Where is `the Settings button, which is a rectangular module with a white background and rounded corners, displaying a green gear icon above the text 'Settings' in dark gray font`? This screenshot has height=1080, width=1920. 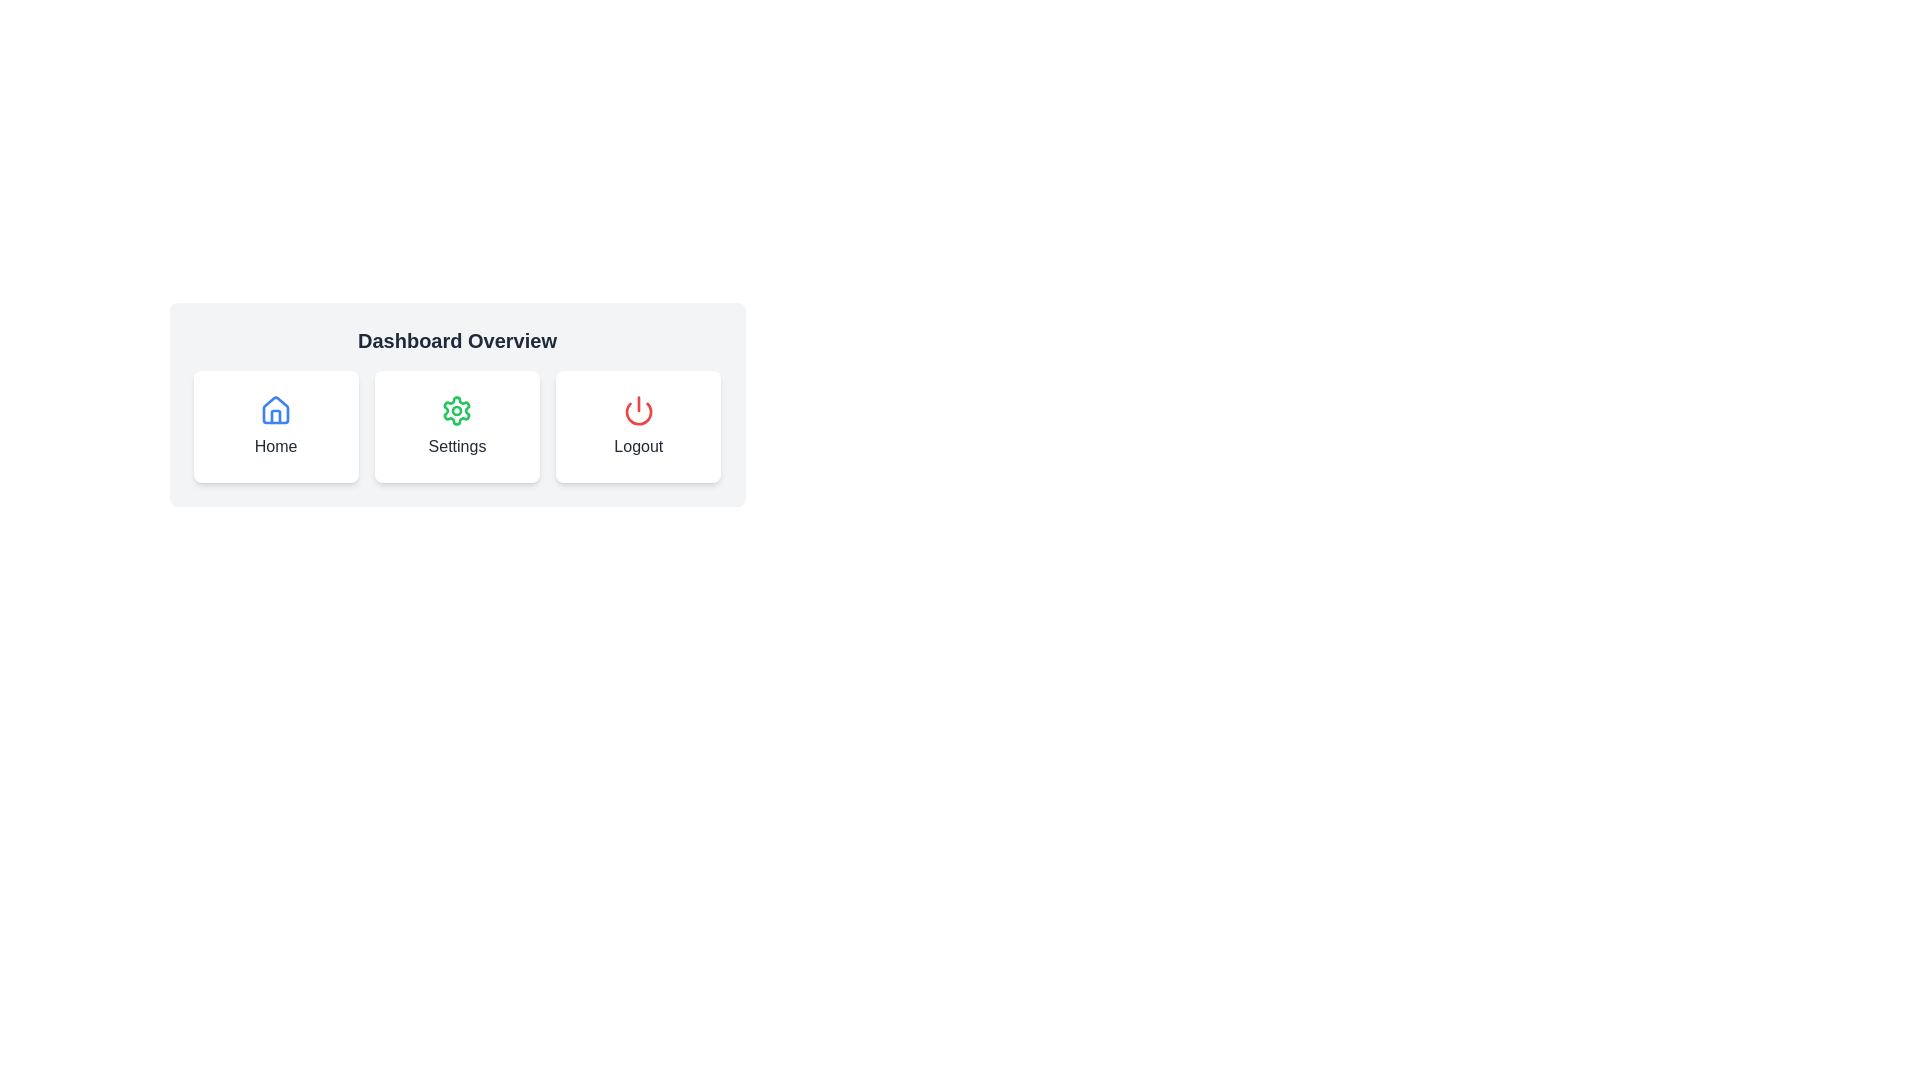 the Settings button, which is a rectangular module with a white background and rounded corners, displaying a green gear icon above the text 'Settings' in dark gray font is located at coordinates (456, 426).